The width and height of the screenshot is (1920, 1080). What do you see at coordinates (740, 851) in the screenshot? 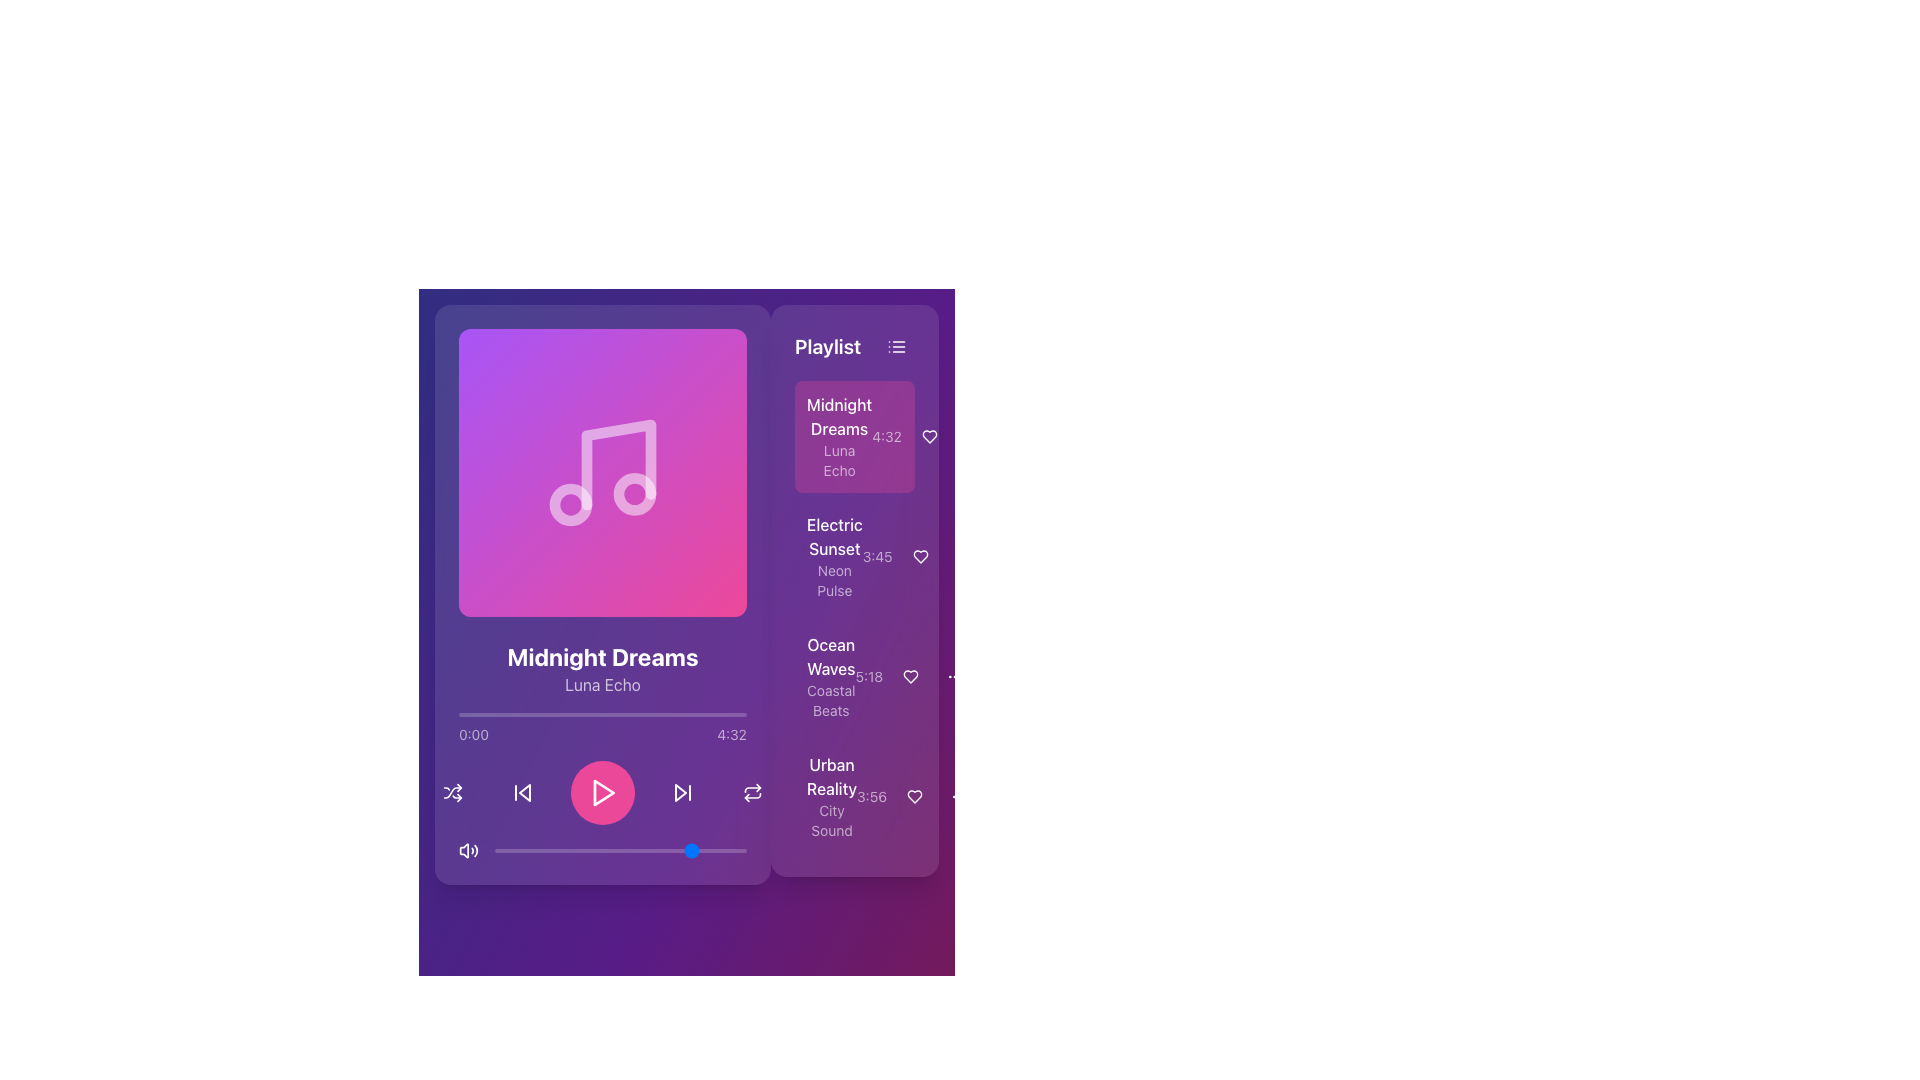
I see `playback progress` at bounding box center [740, 851].